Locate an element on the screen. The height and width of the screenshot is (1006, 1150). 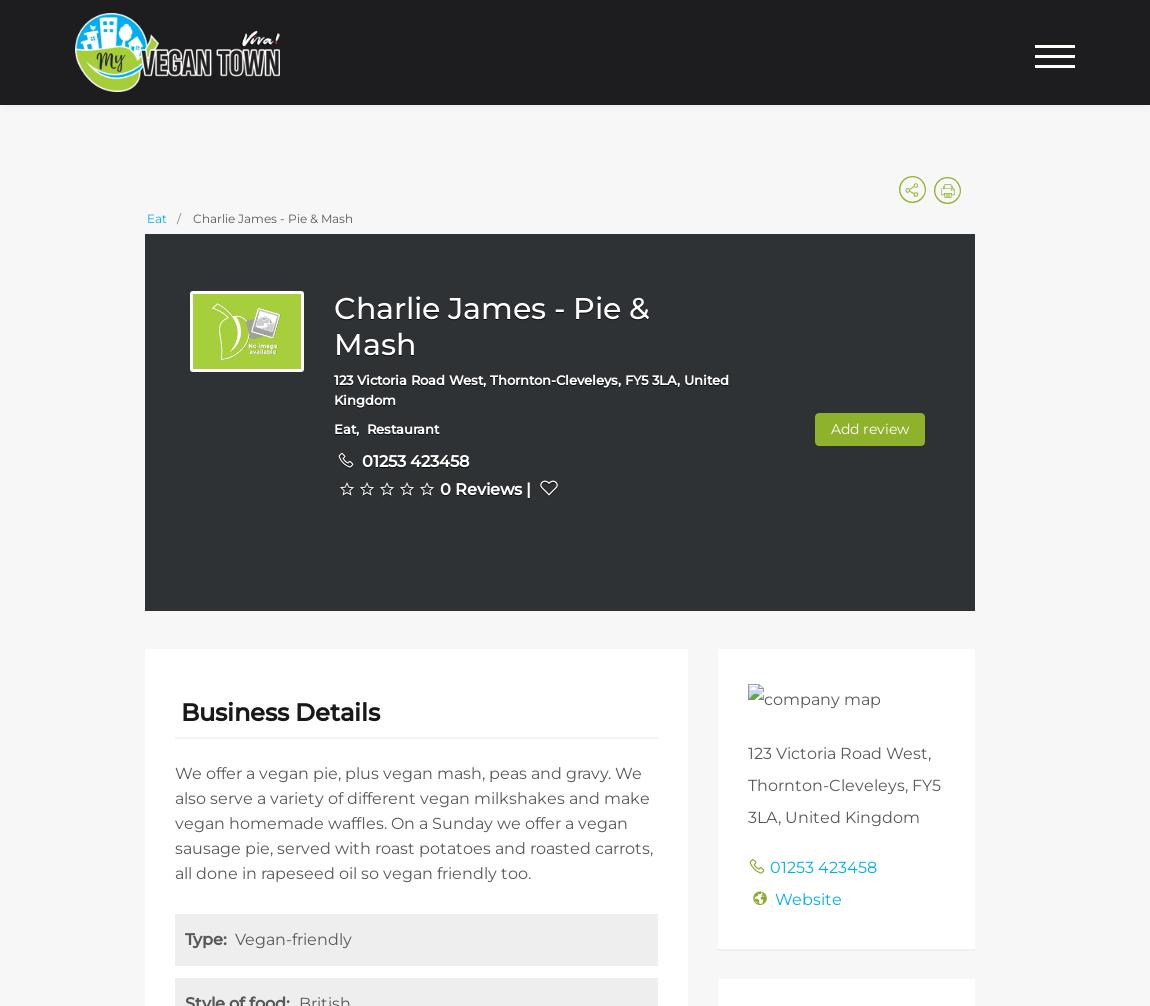
'We offer a vegan pie, plus vegan mash, peas and gravy. We also serve a variety of different vegan milkshakes and make vegan homemade waffles. On a Sunday we offer a vegan sausage pie, served with roast potatoes and roasted carrots, all done in rapeseed oil so vegan friendly too.' is located at coordinates (174, 822).